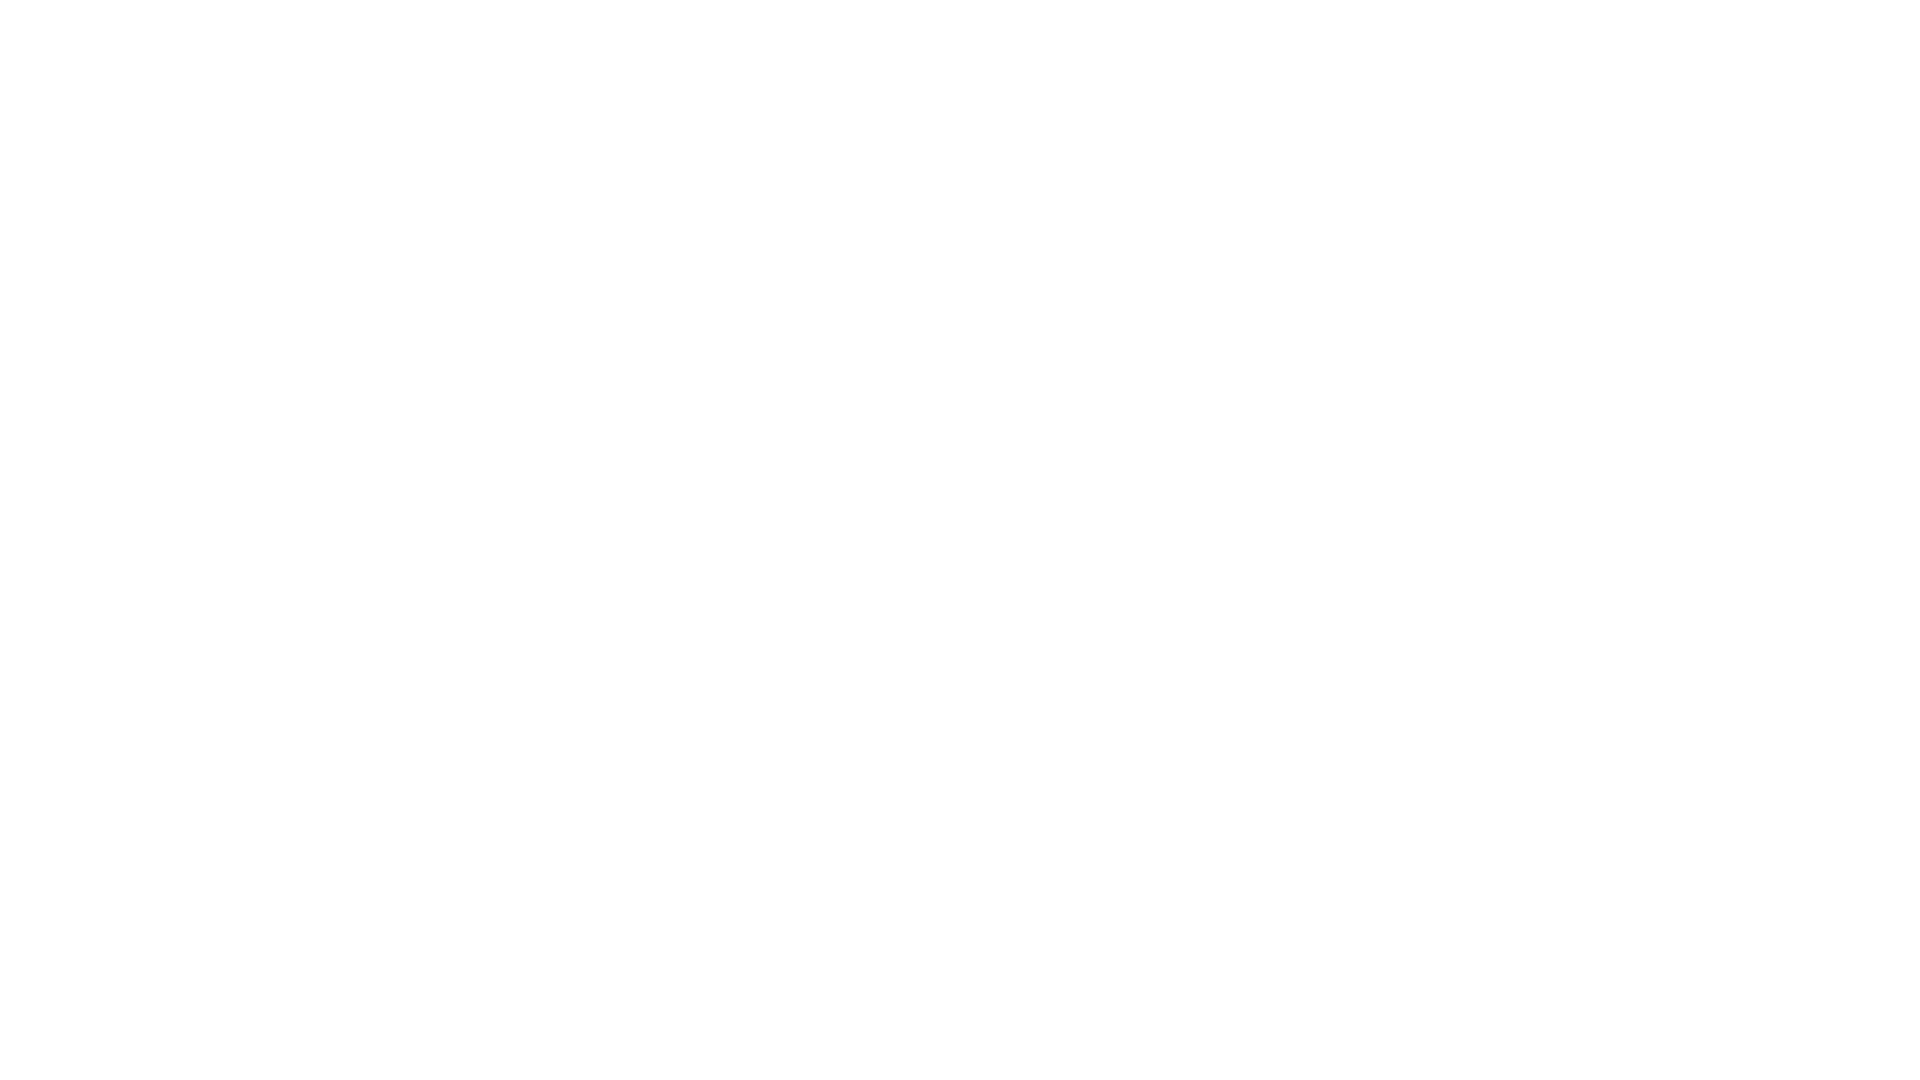 This screenshot has width=1920, height=1080. I want to click on Find by City & State, so click(958, 402).